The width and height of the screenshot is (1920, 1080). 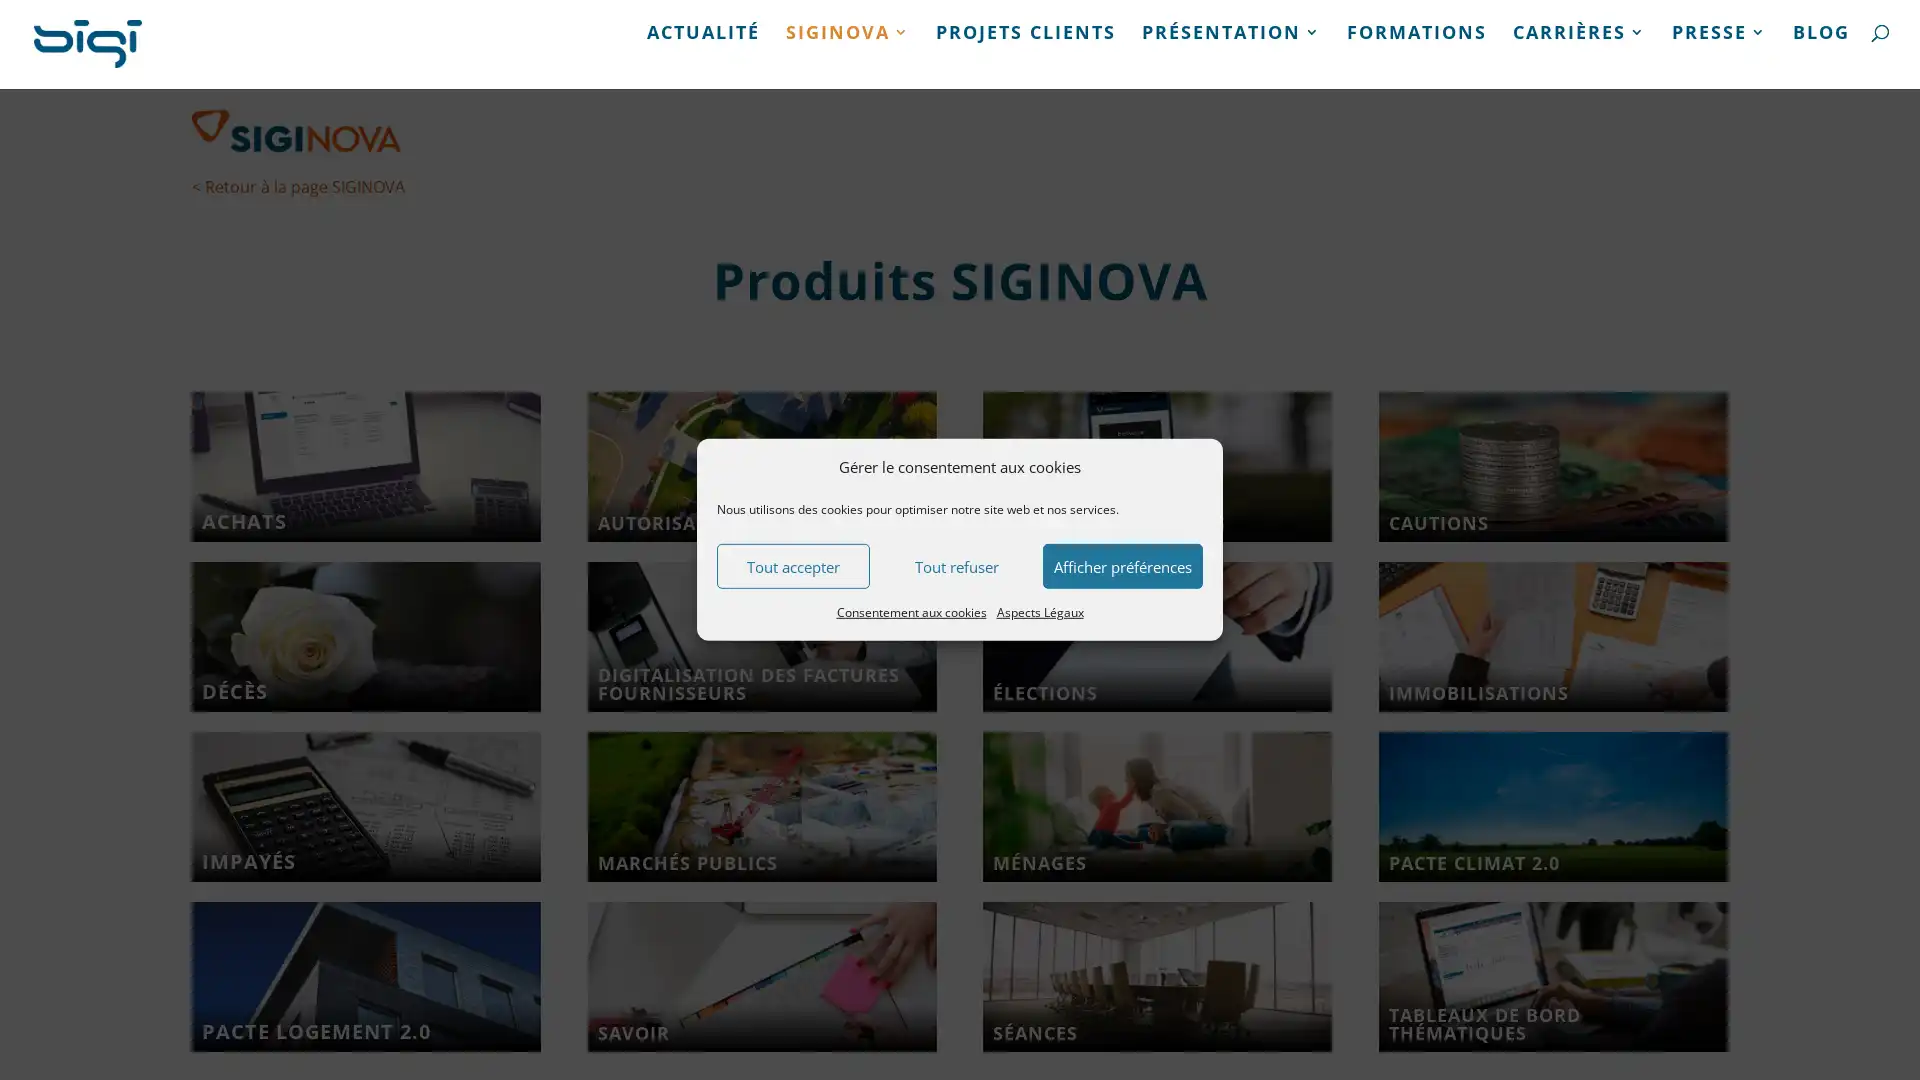 What do you see at coordinates (1123, 566) in the screenshot?
I see `Afficher preferences` at bounding box center [1123, 566].